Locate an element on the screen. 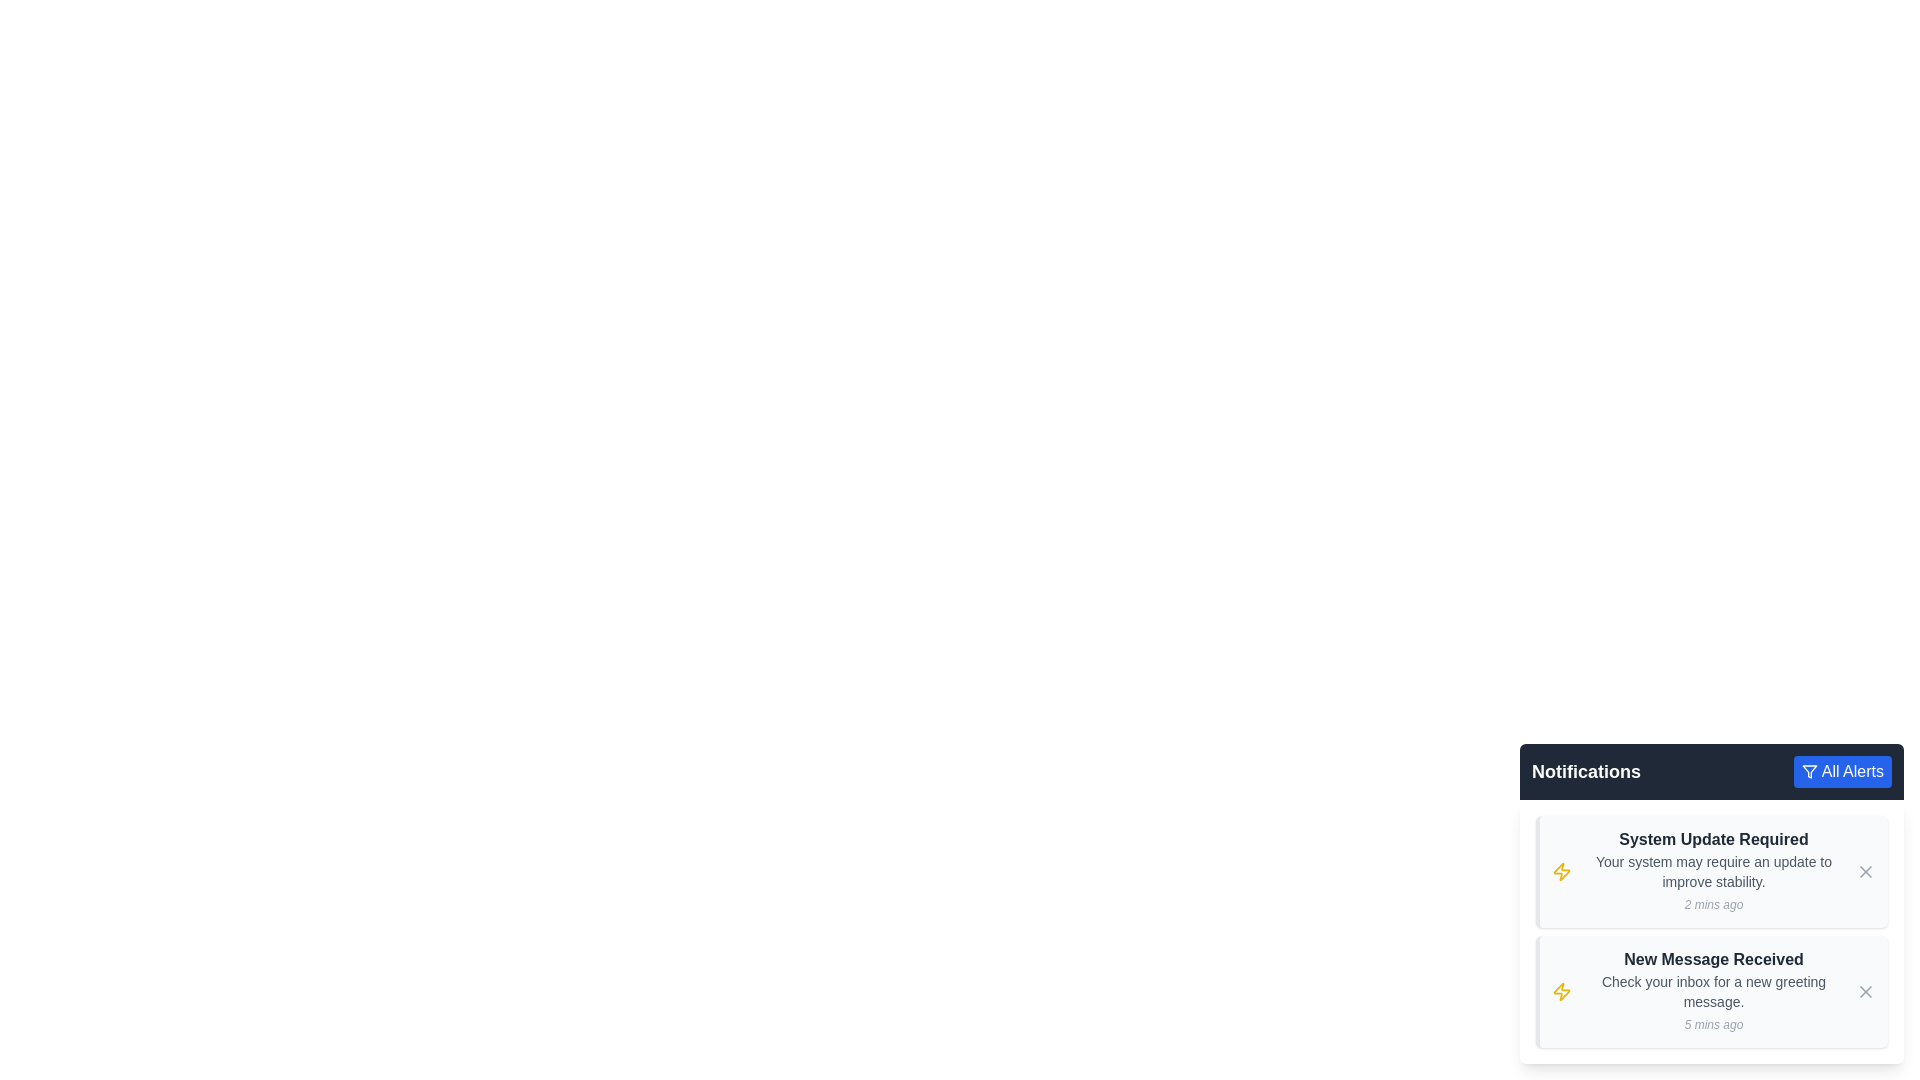 The width and height of the screenshot is (1920, 1080). the 'All Alerts' button to toggle the notification filter is located at coordinates (1841, 770).